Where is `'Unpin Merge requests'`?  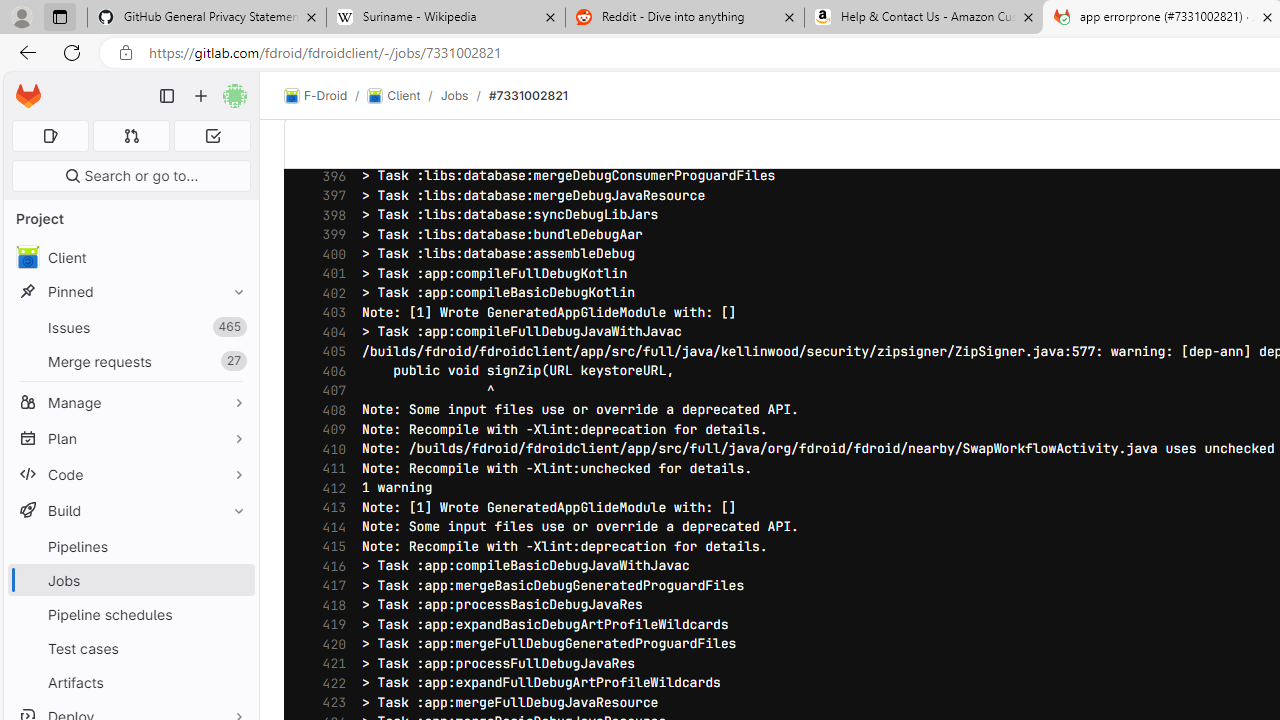 'Unpin Merge requests' is located at coordinates (234, 361).